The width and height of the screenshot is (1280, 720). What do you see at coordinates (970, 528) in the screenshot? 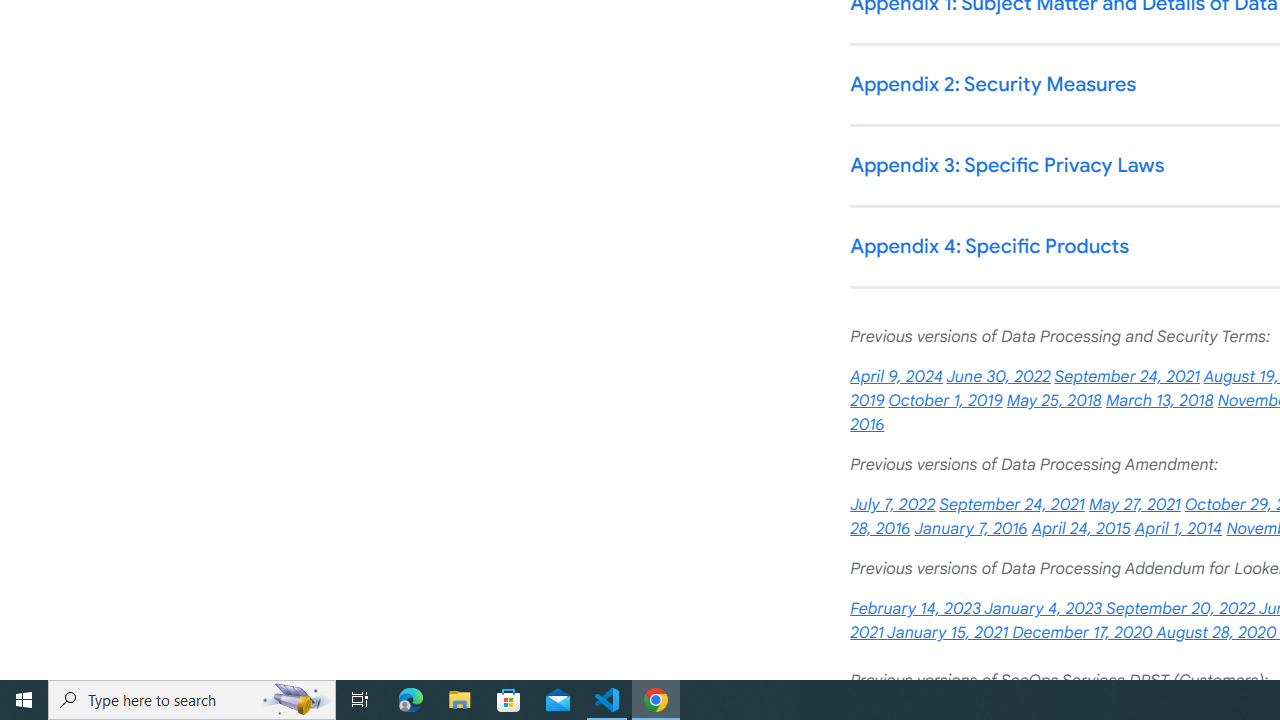
I see `'January 7, 2016'` at bounding box center [970, 528].